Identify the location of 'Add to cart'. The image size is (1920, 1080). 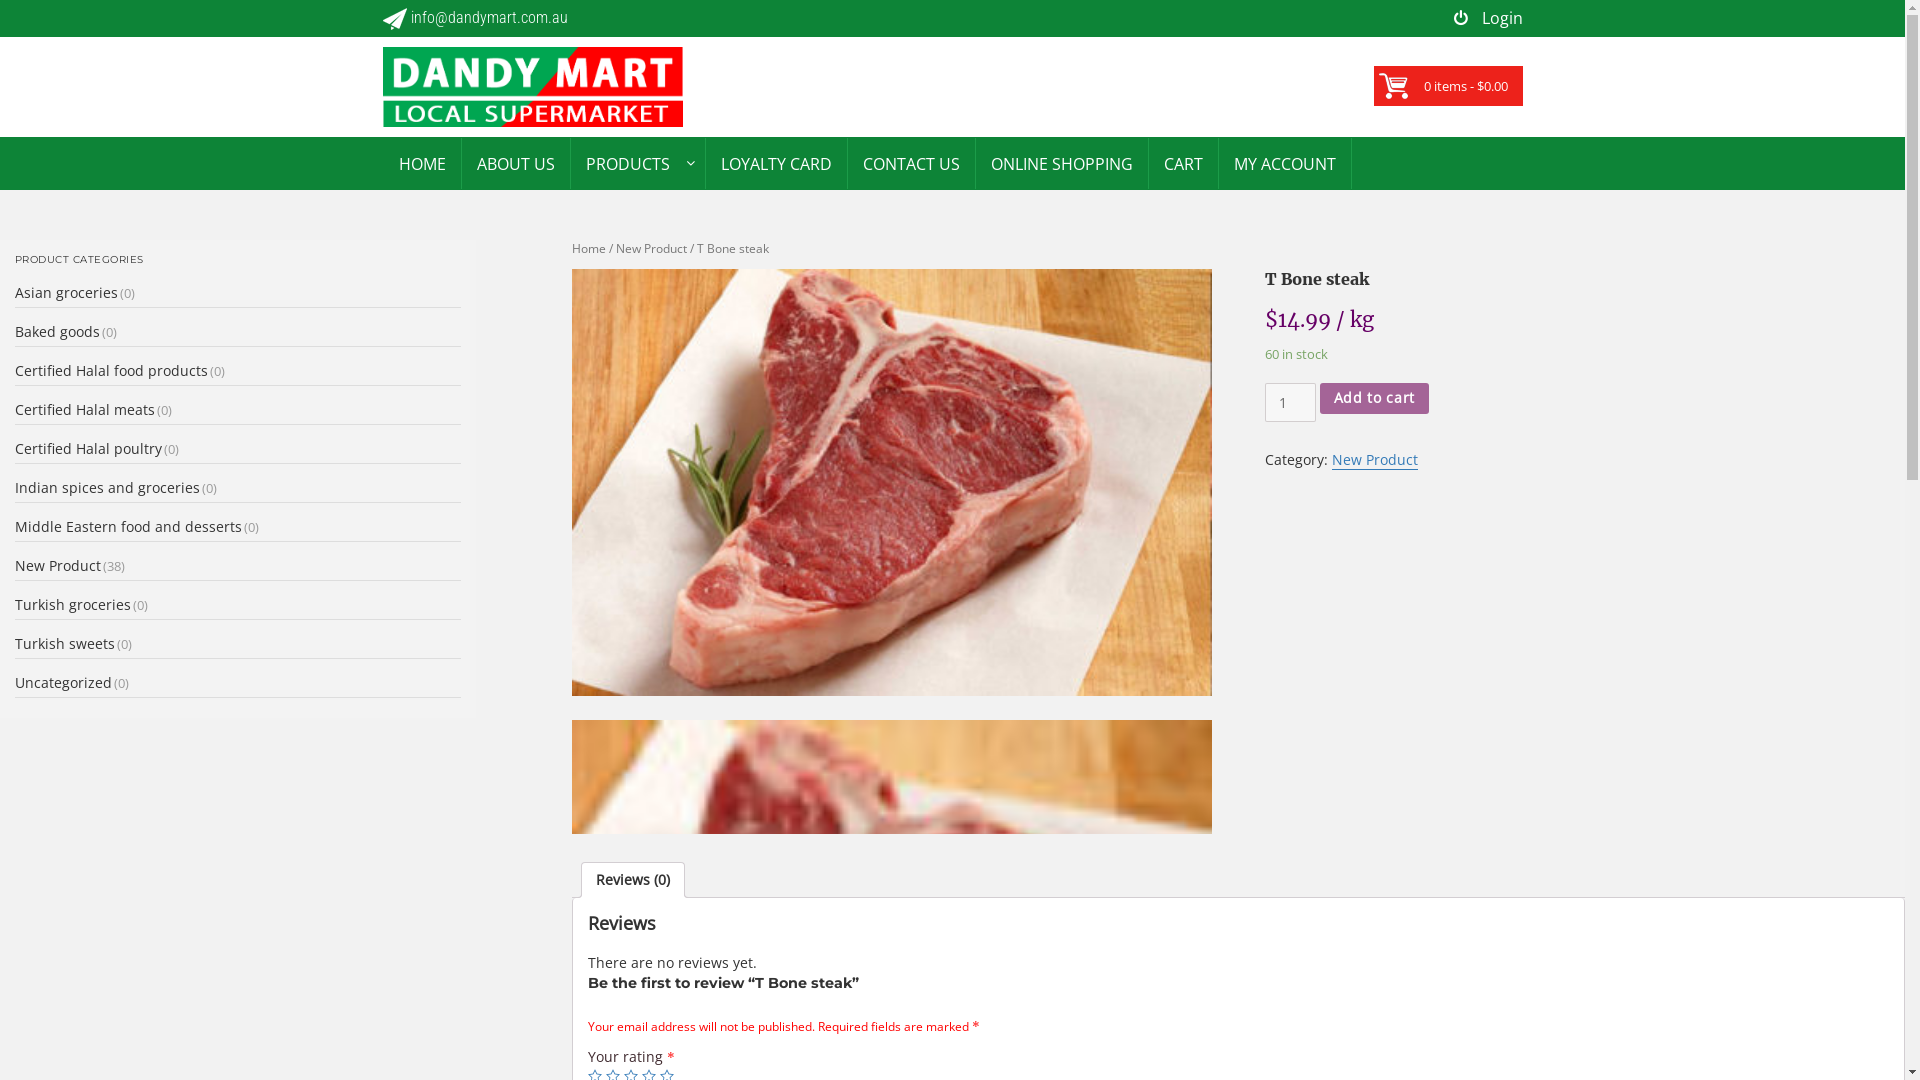
(1373, 398).